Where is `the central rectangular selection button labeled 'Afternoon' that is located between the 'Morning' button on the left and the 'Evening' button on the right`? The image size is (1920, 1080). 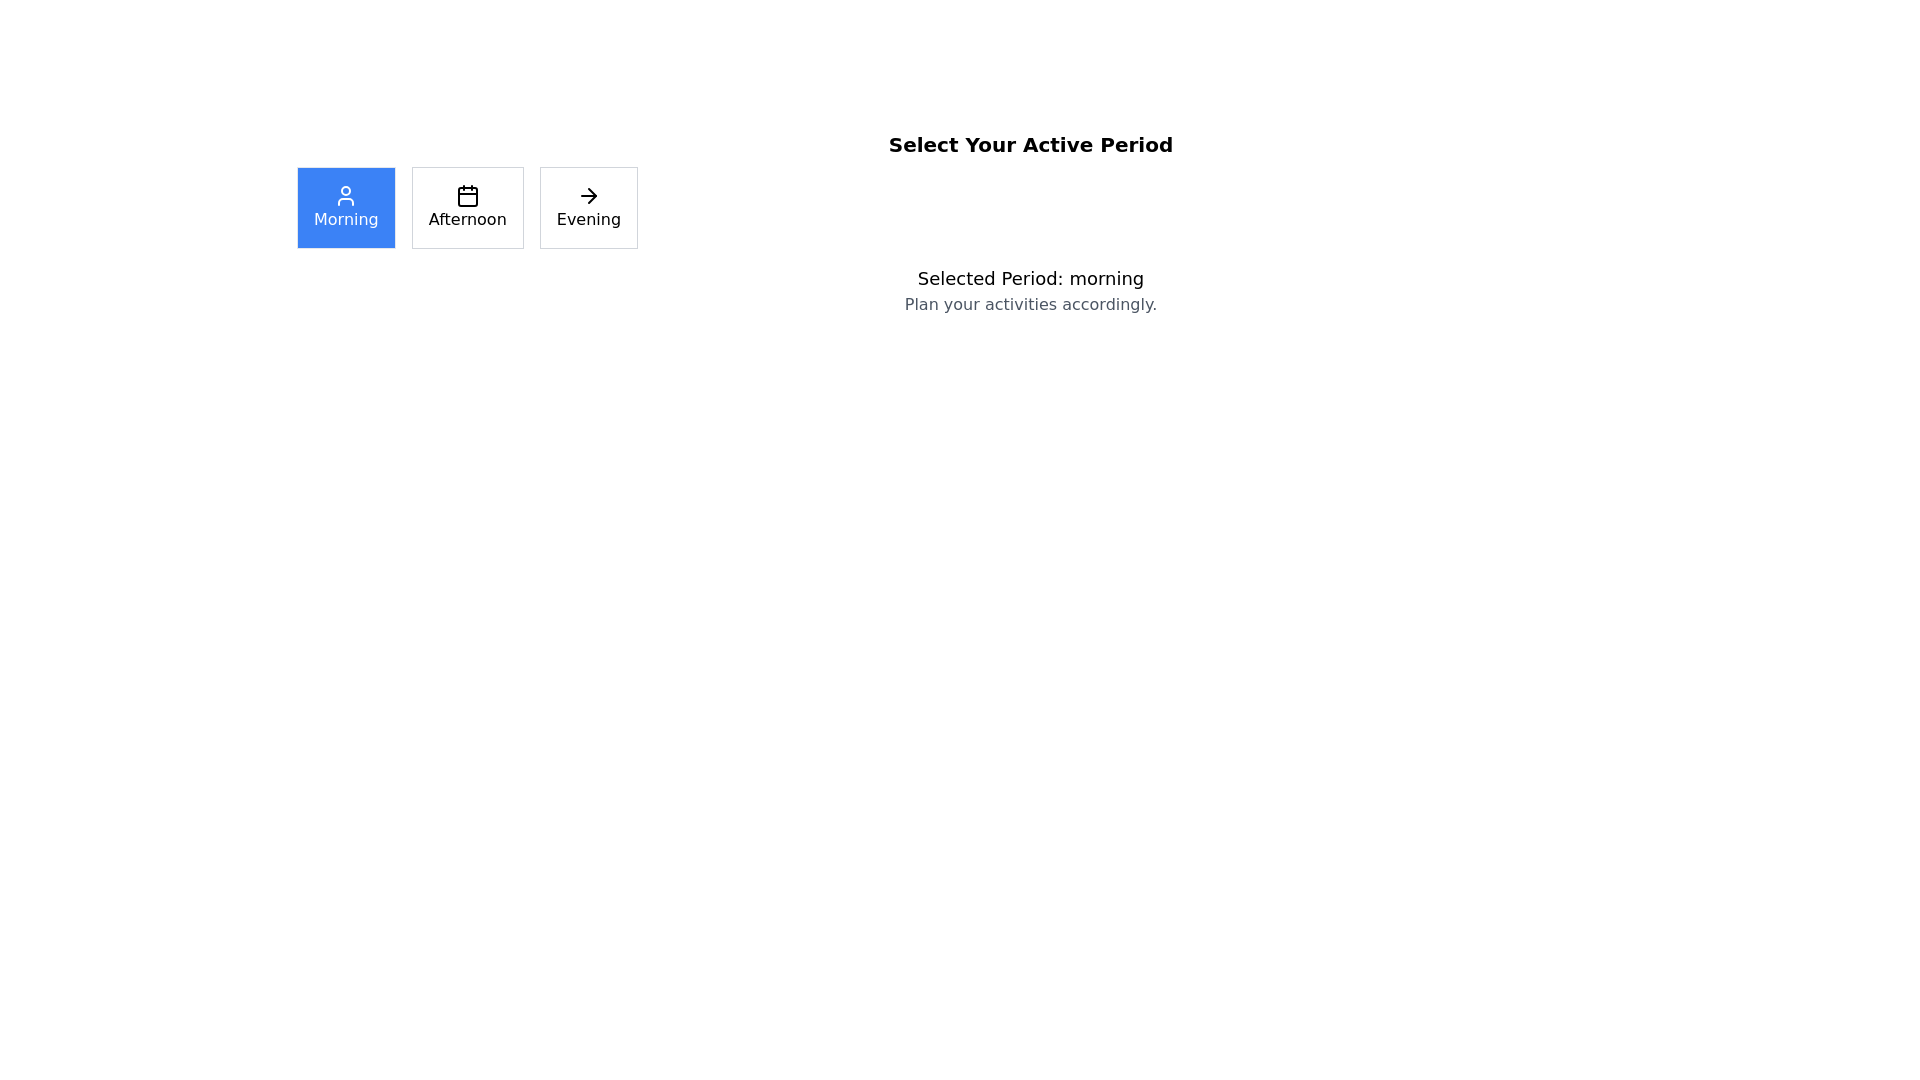
the central rectangular selection button labeled 'Afternoon' that is located between the 'Morning' button on the left and the 'Evening' button on the right is located at coordinates (466, 208).